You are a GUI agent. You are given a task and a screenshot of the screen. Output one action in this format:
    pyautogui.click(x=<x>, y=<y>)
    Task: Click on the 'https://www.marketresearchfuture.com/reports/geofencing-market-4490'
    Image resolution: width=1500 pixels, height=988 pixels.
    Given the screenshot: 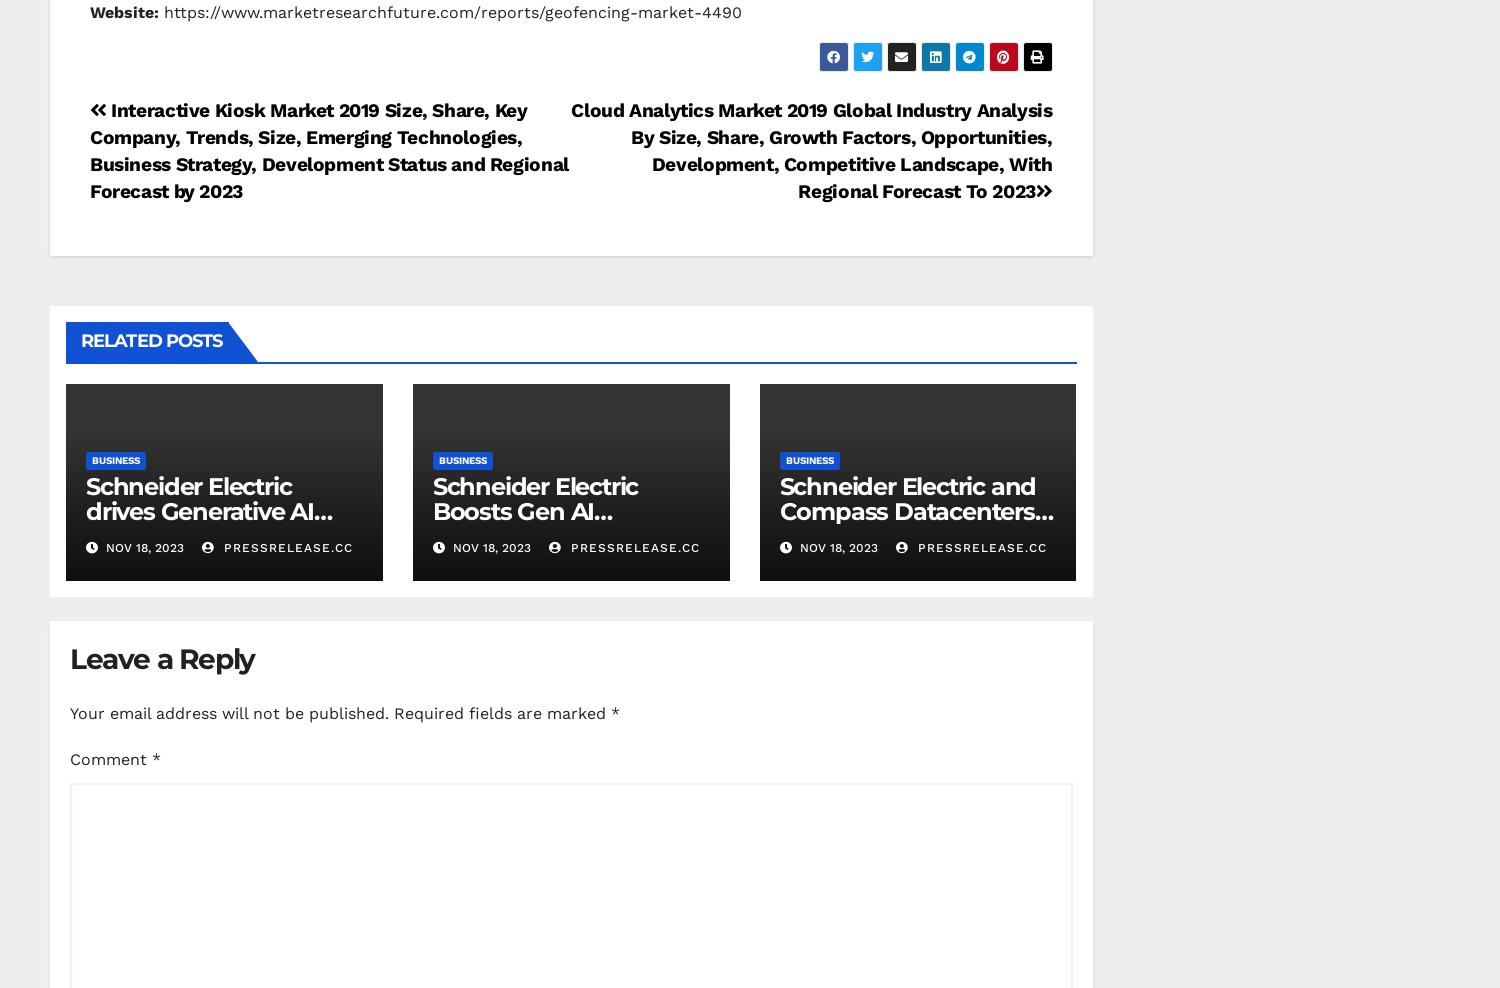 What is the action you would take?
    pyautogui.click(x=449, y=10)
    